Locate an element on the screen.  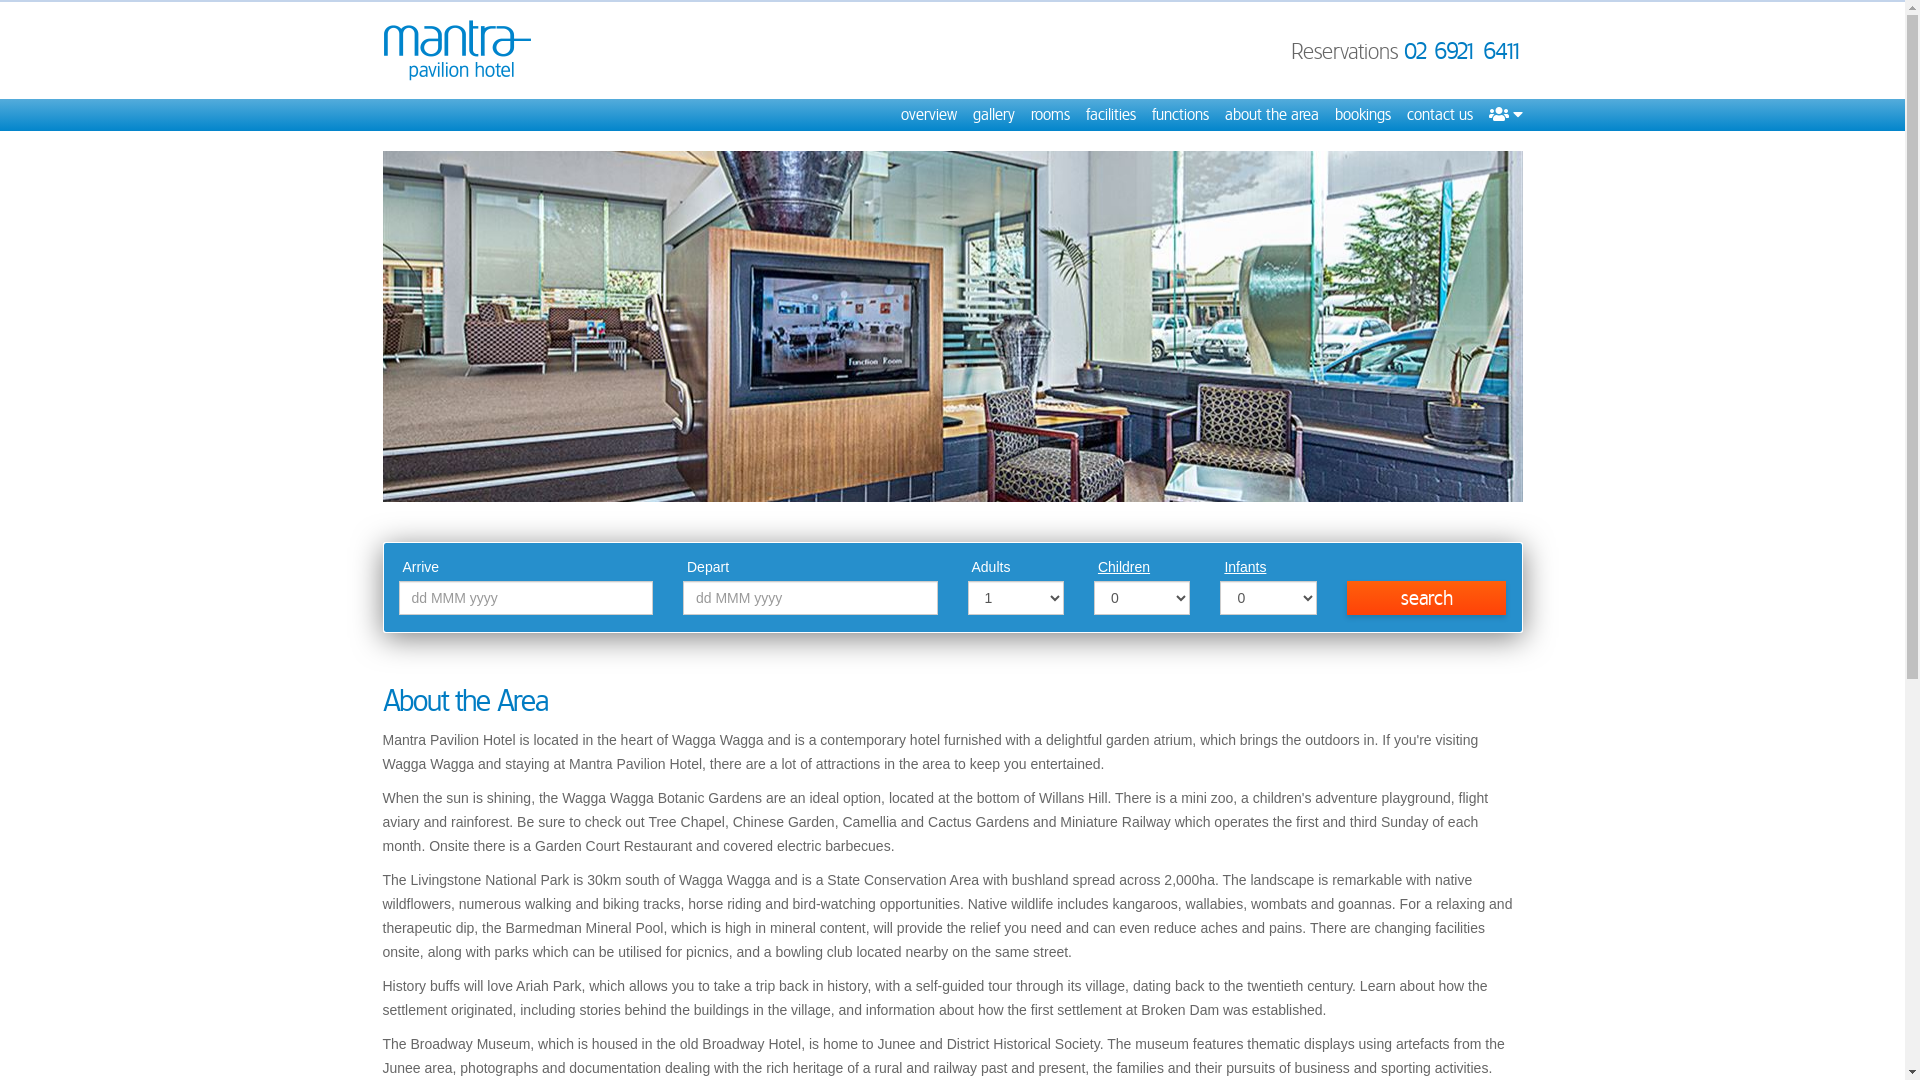
'contact us' is located at coordinates (1438, 115).